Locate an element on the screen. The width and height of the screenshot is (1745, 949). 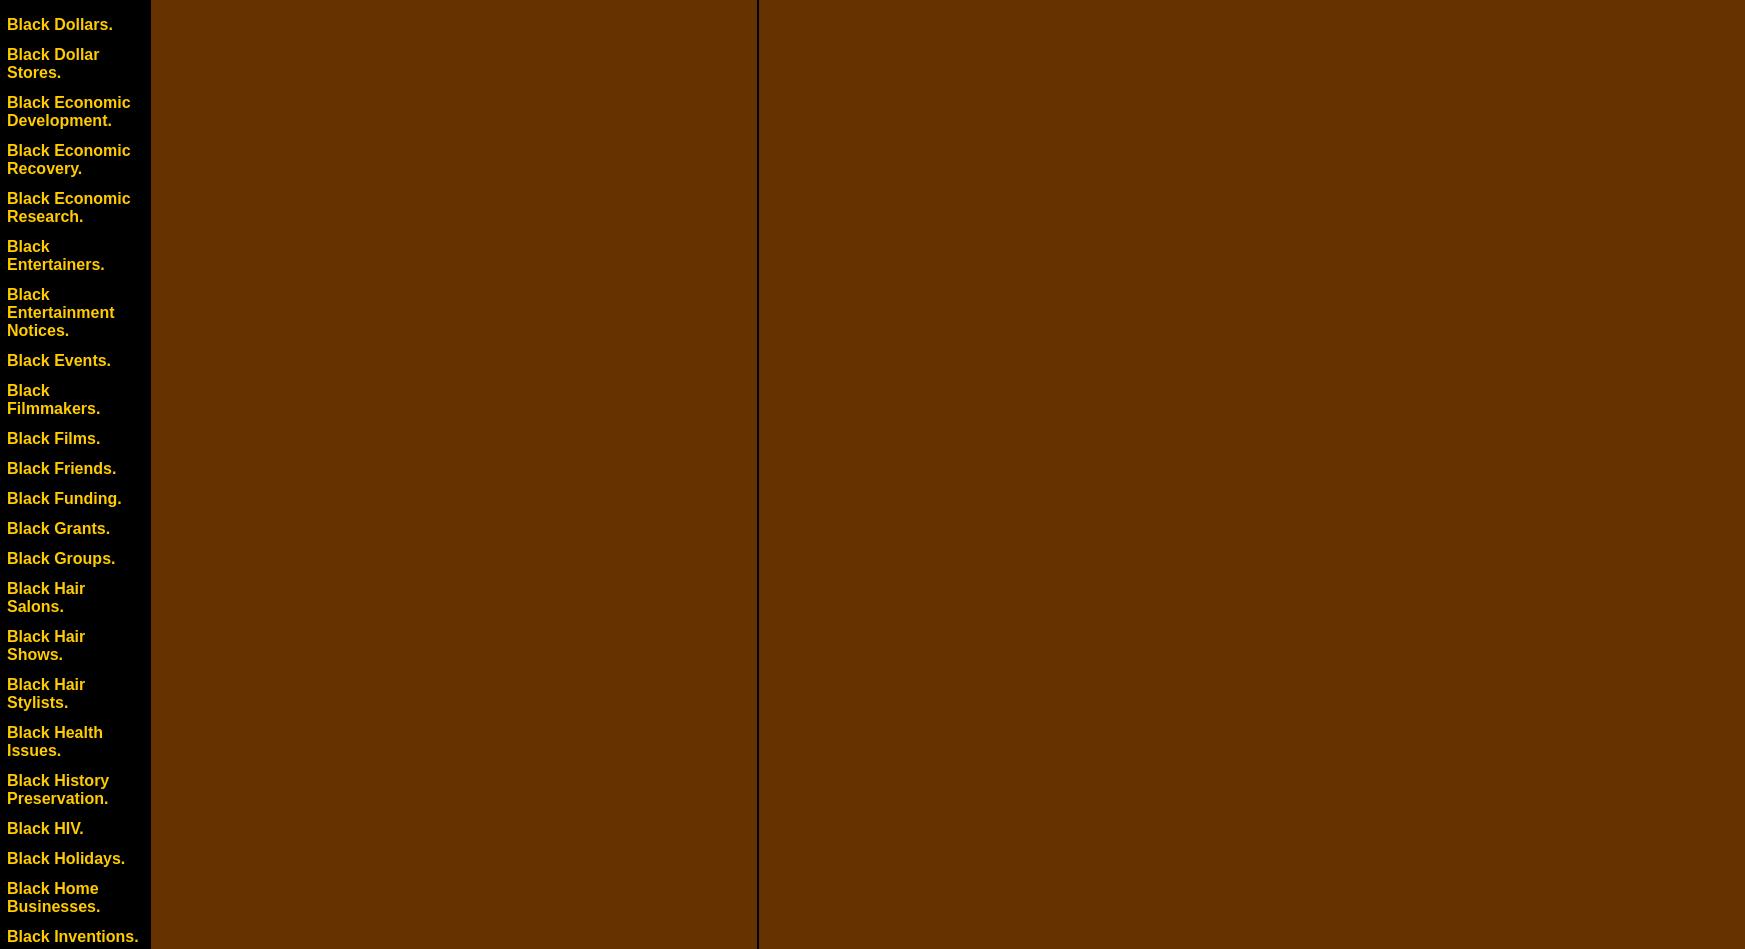
'Black Holidays.' is located at coordinates (64, 857).